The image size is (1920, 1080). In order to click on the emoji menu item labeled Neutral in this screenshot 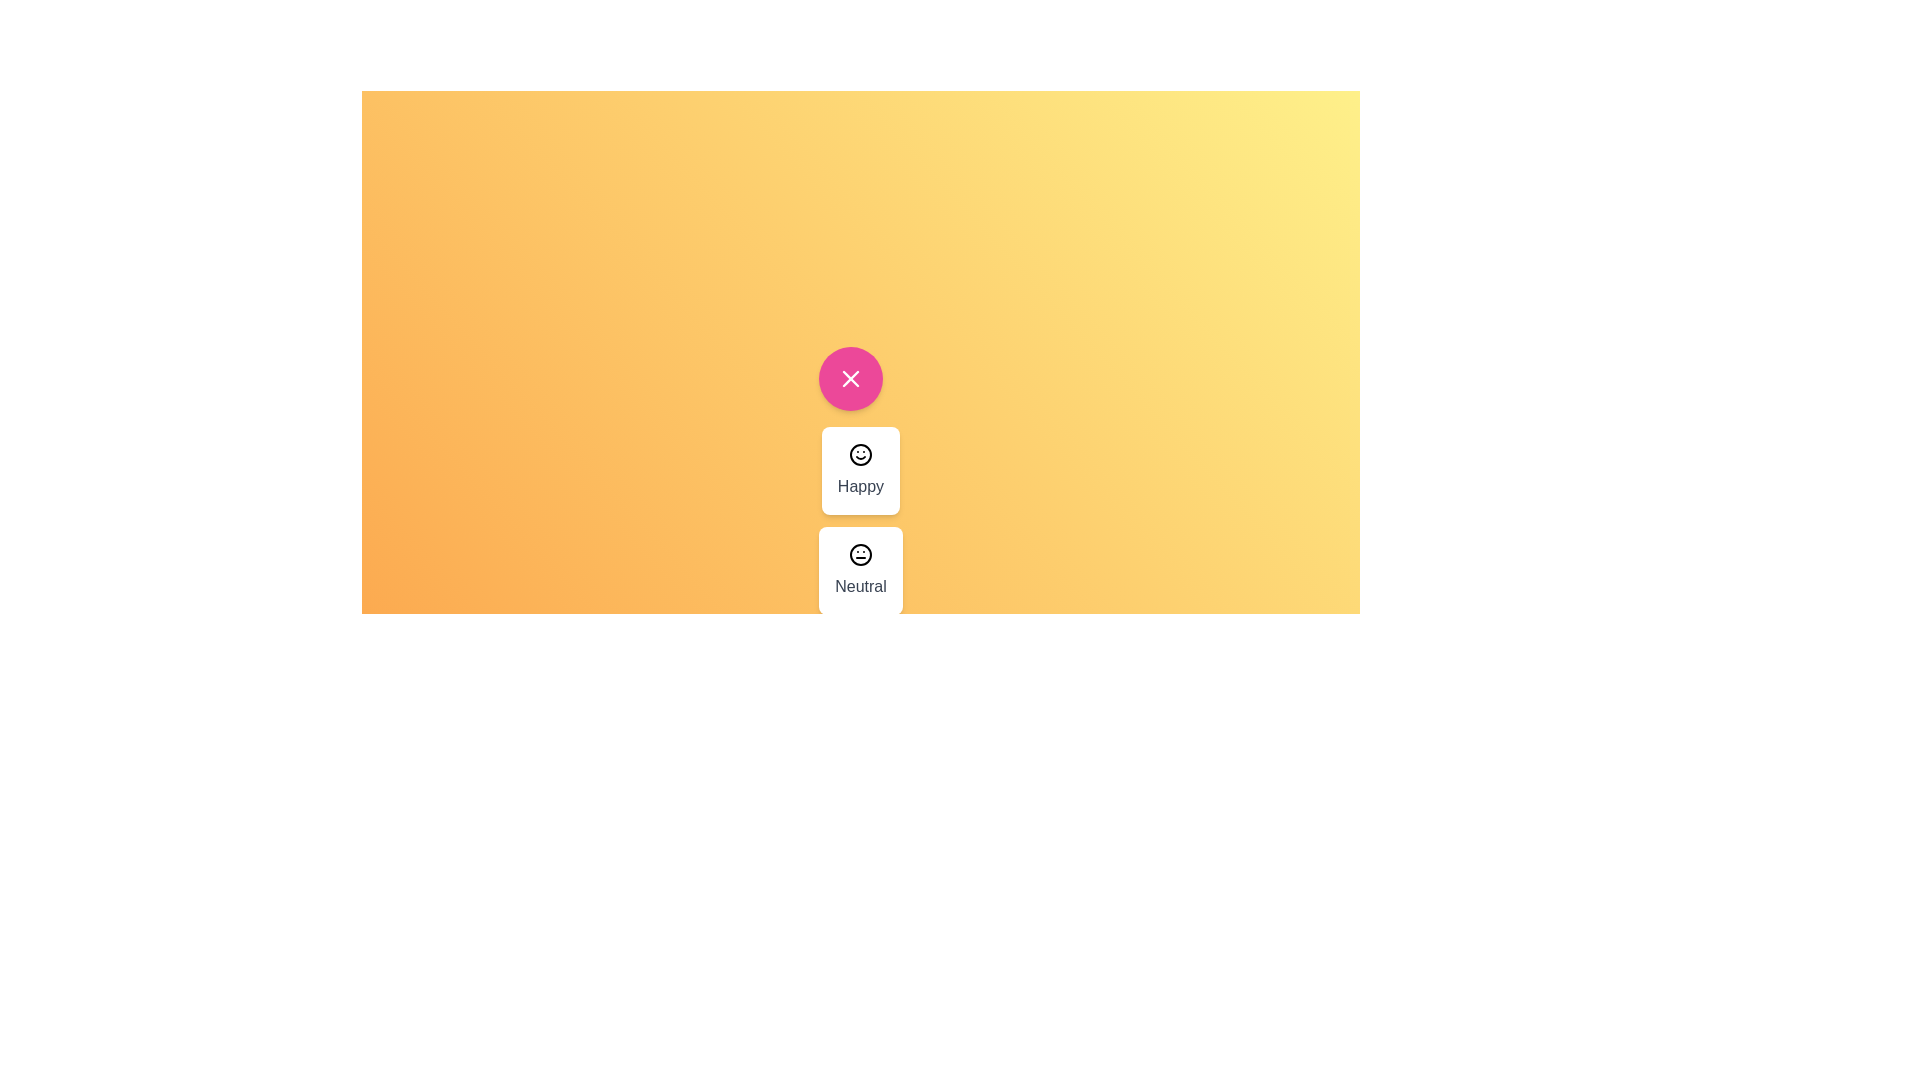, I will do `click(860, 570)`.